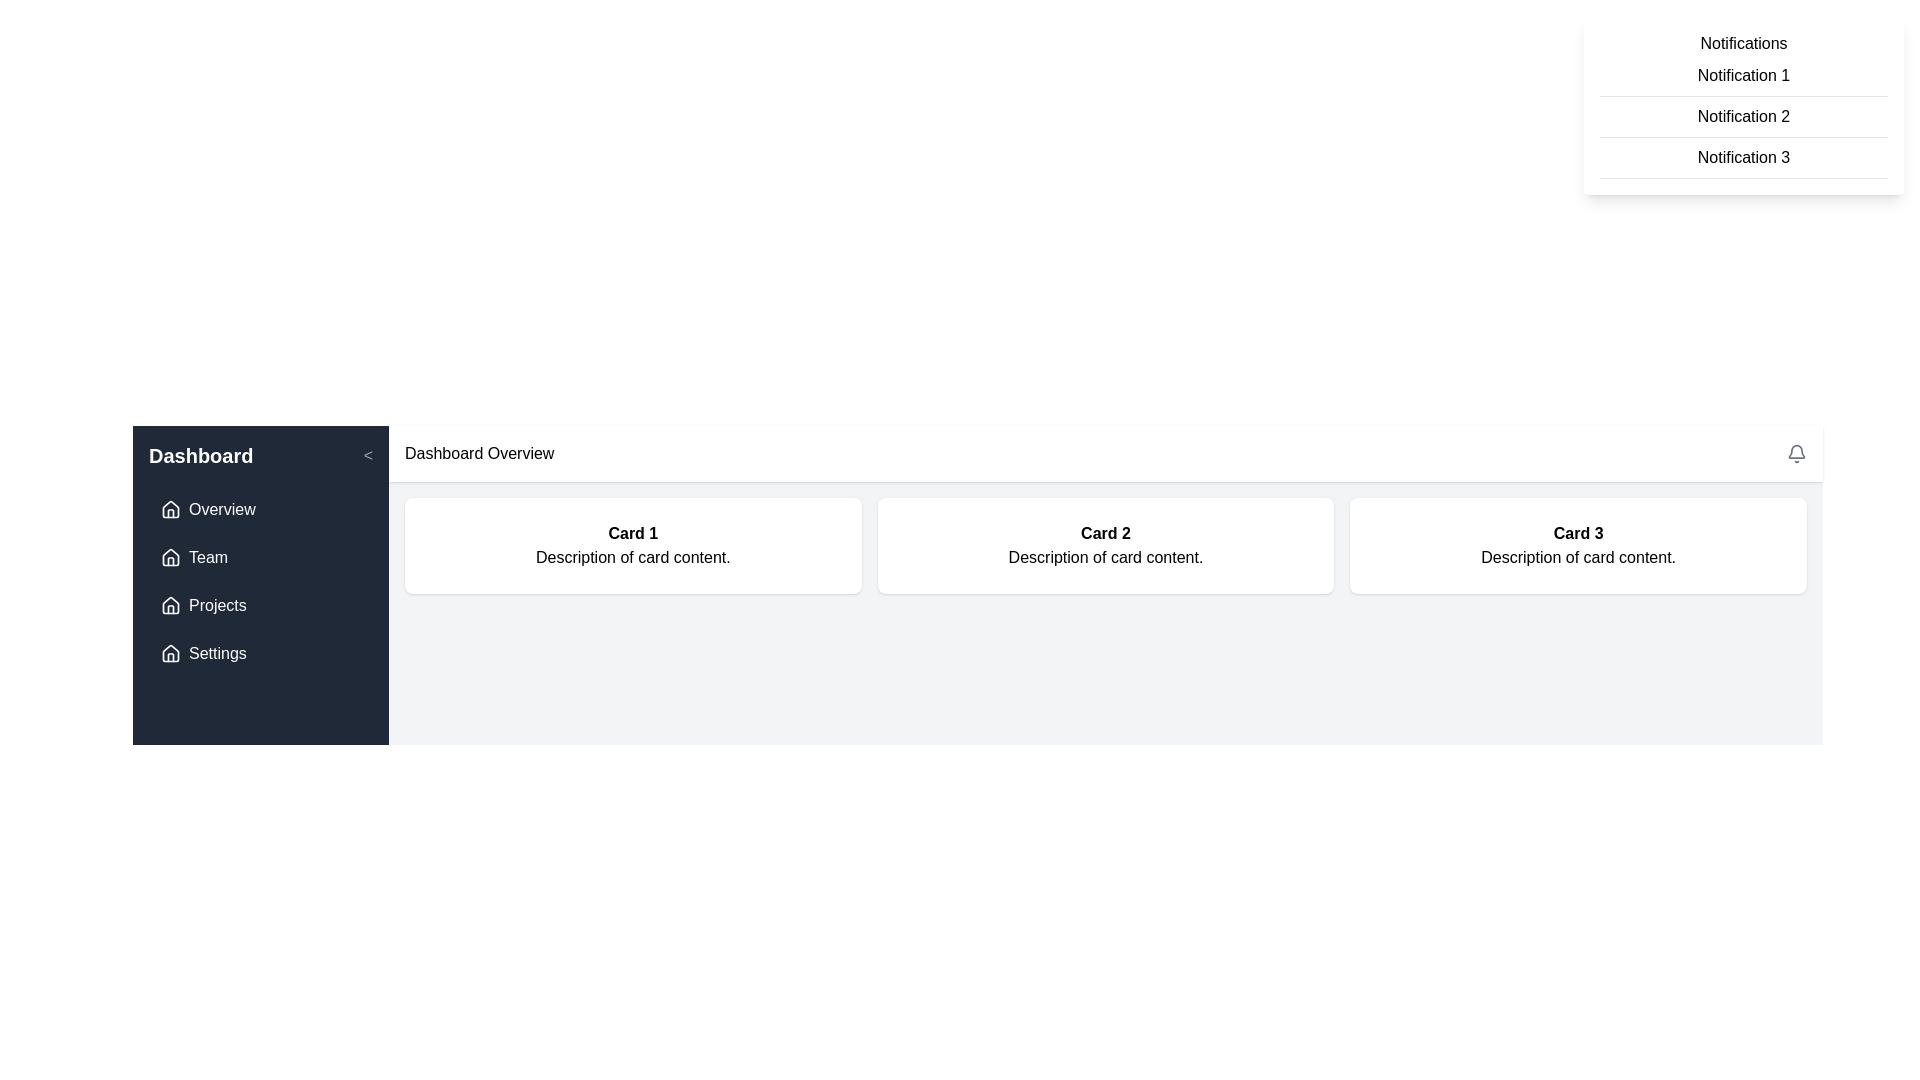 This screenshot has height=1080, width=1920. Describe the element at coordinates (201, 455) in the screenshot. I see `the 'Dashboard' static text label, which is styled with a bold, large font in white color against a dark background, located in the upper-left corner of the sidebar` at that location.